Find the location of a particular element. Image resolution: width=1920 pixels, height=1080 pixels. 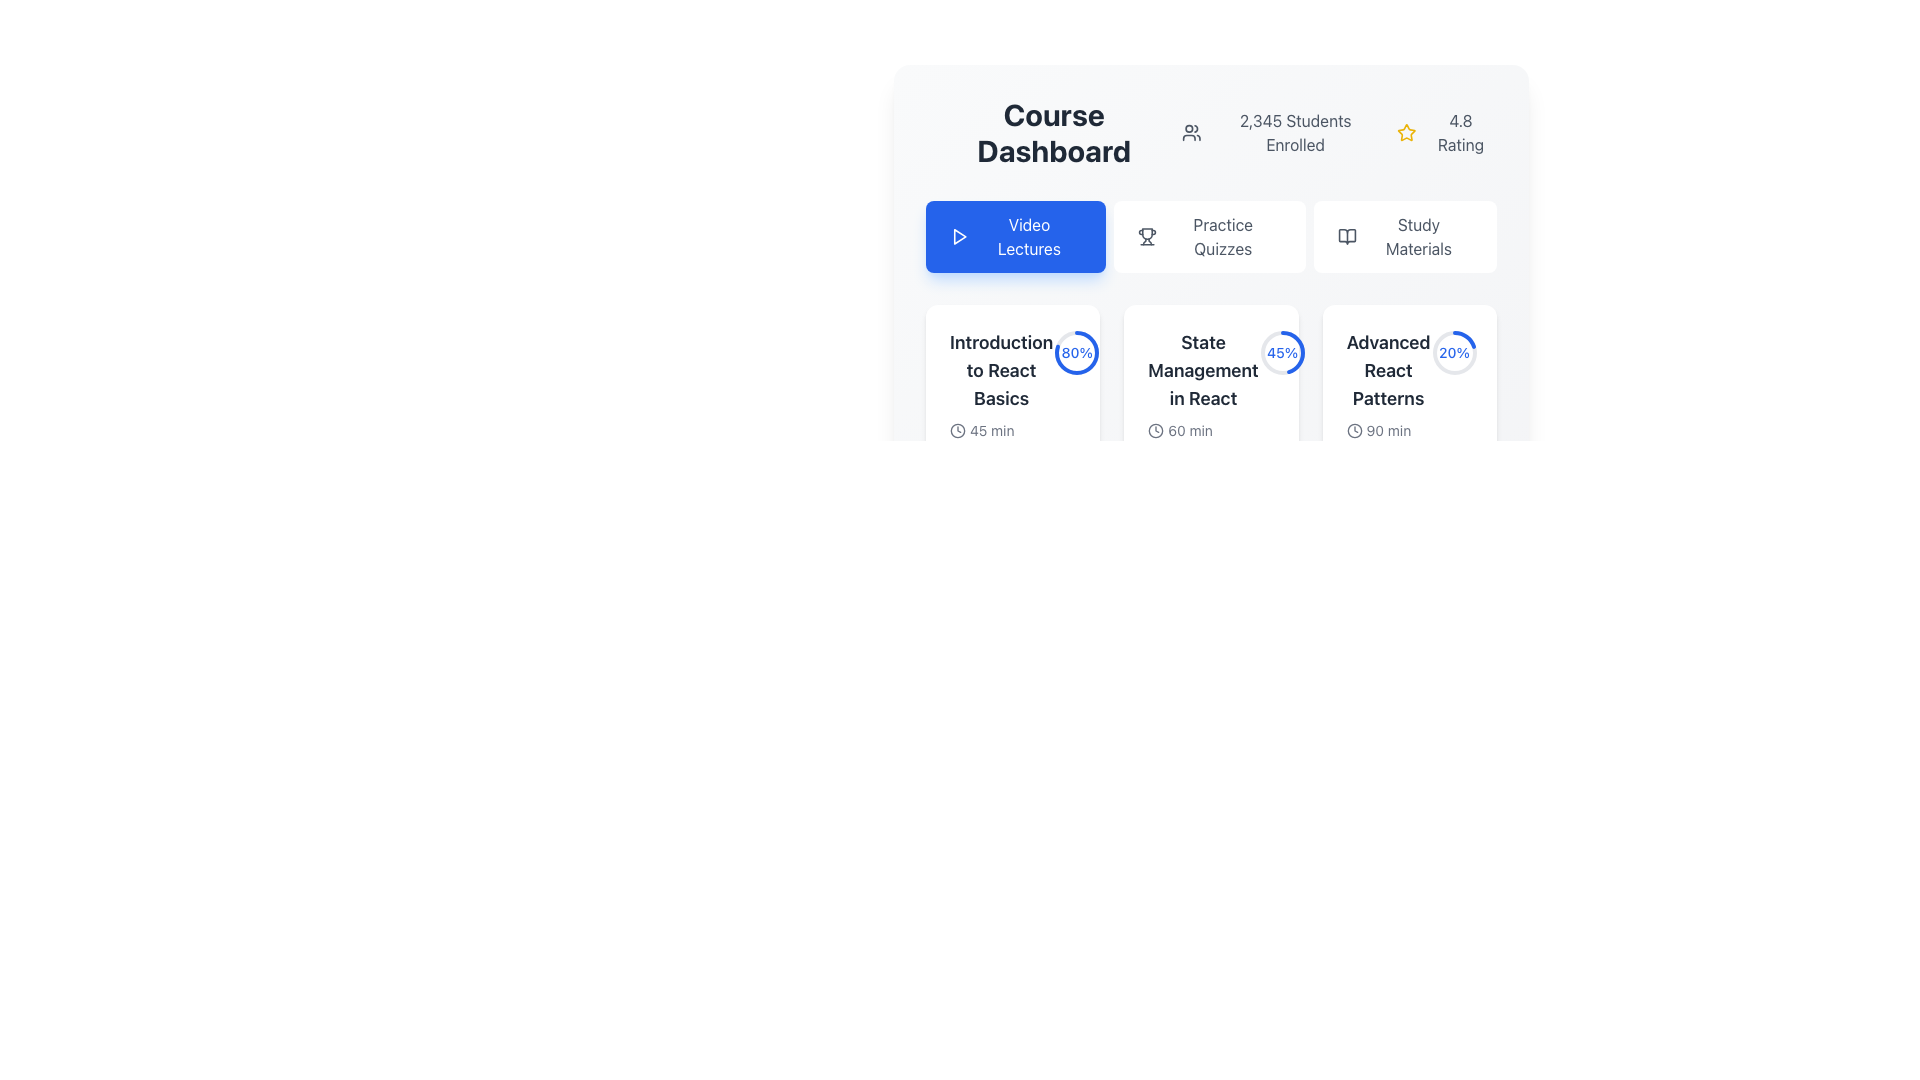

the Circular Progress Indicator showing 20% completion of the 'Advanced React Patterns' course located in the top right corner of its card is located at coordinates (1454, 352).